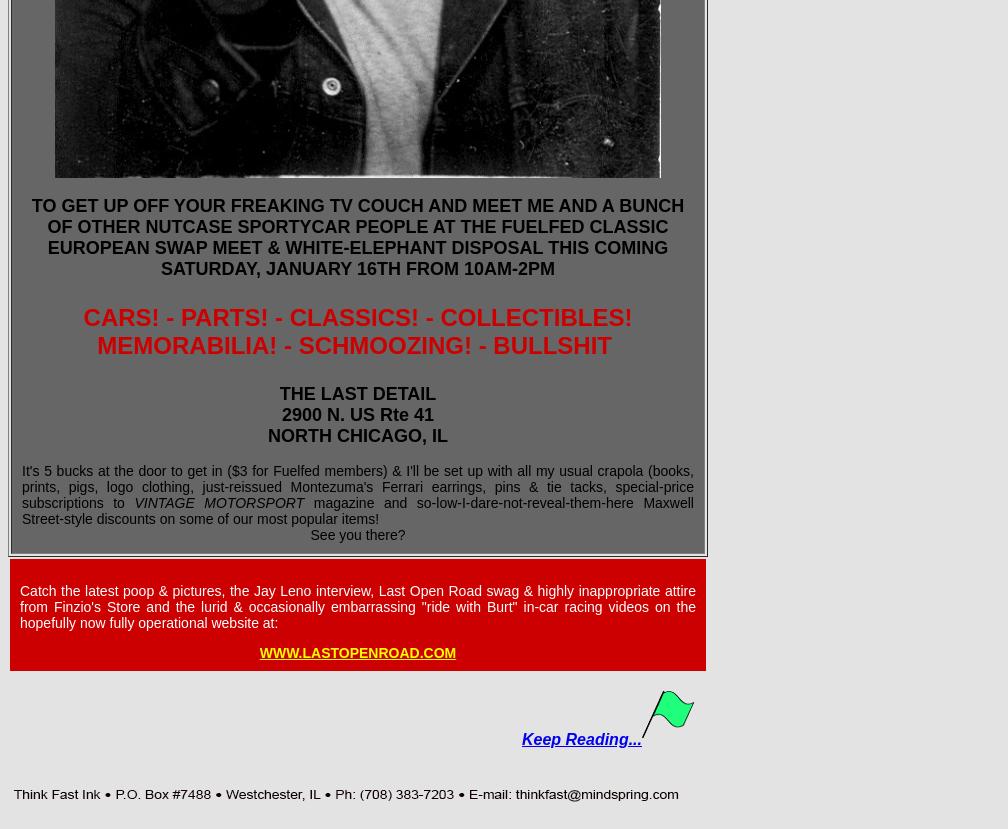 This screenshot has height=829, width=1008. What do you see at coordinates (357, 414) in the screenshot?
I see `'2900 N. US Rte 41'` at bounding box center [357, 414].